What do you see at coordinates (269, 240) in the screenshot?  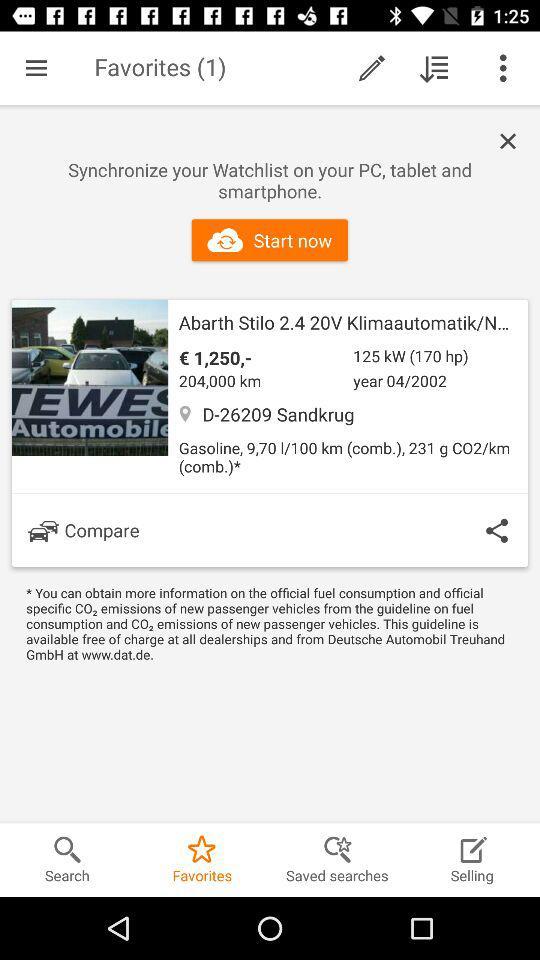 I see `item below the synchronize your watchlist` at bounding box center [269, 240].